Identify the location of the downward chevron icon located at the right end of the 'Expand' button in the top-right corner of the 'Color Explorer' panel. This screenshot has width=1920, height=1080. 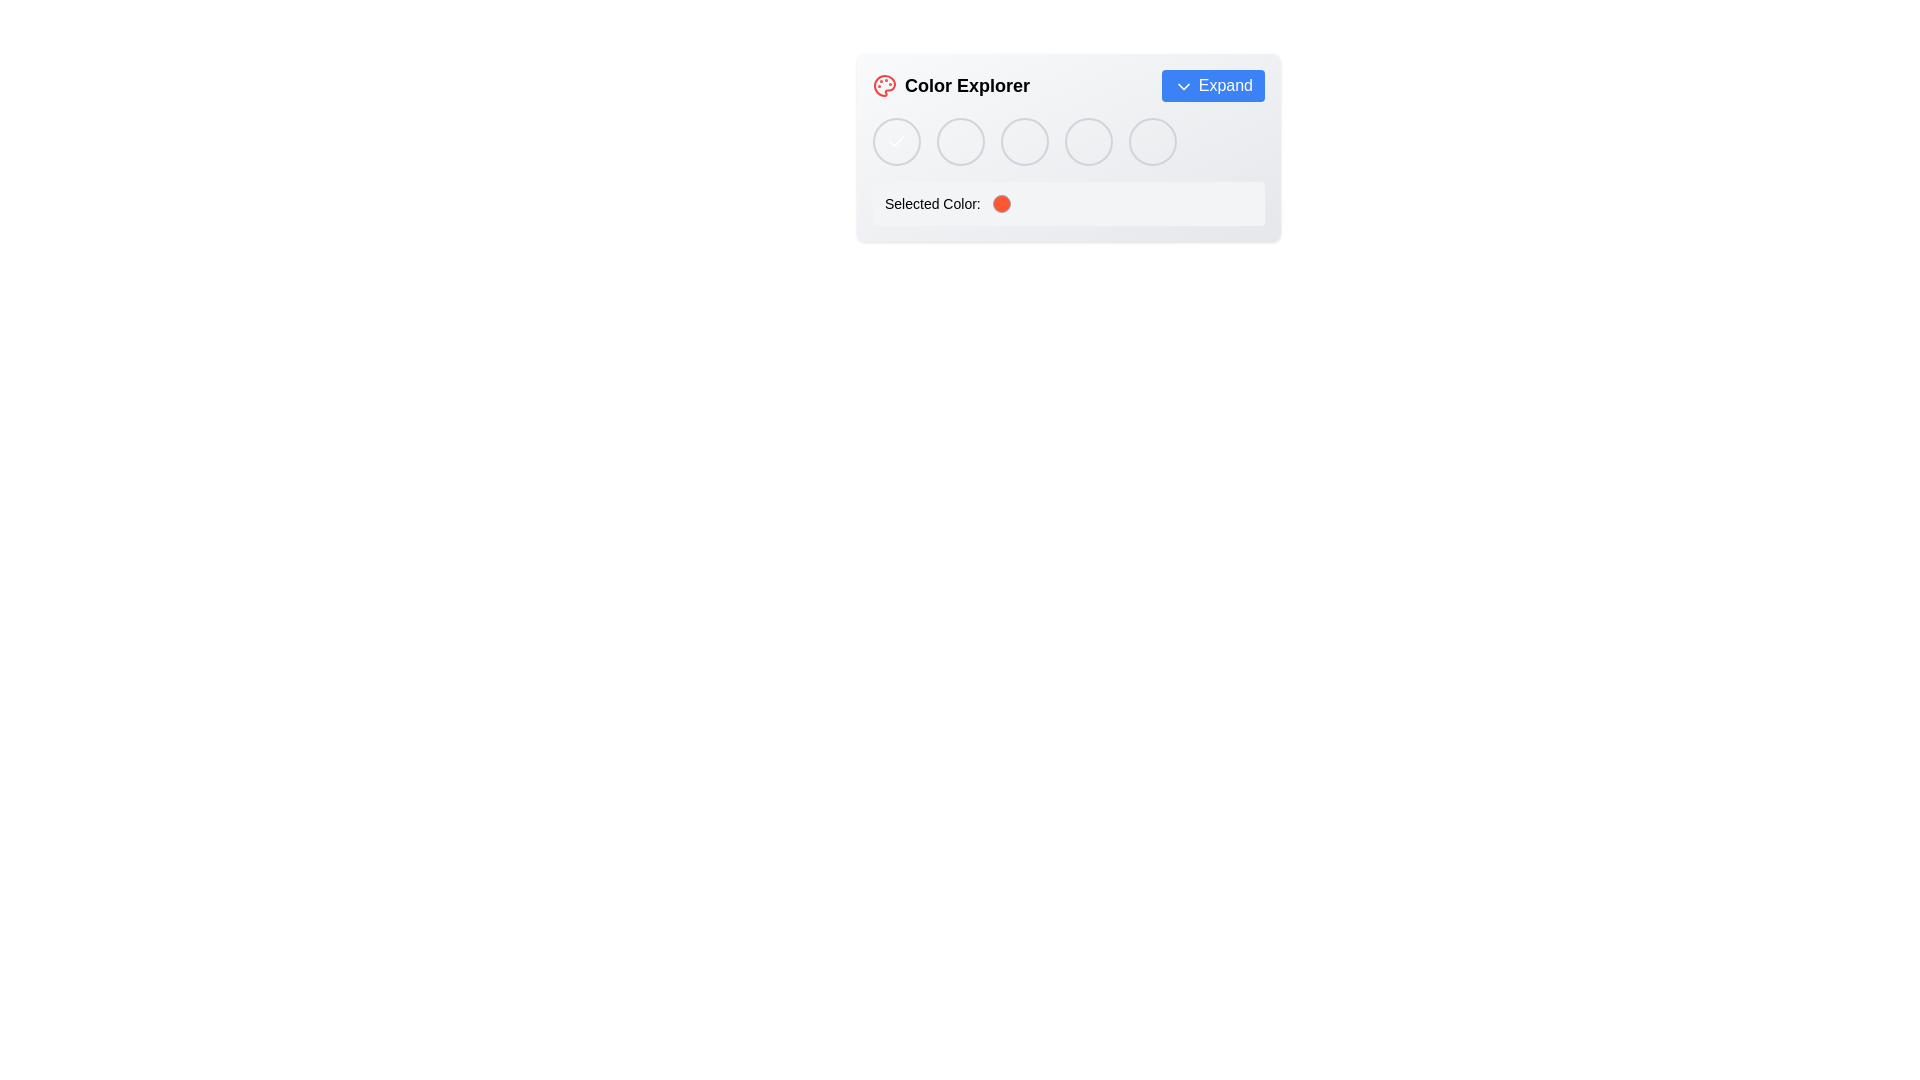
(1184, 85).